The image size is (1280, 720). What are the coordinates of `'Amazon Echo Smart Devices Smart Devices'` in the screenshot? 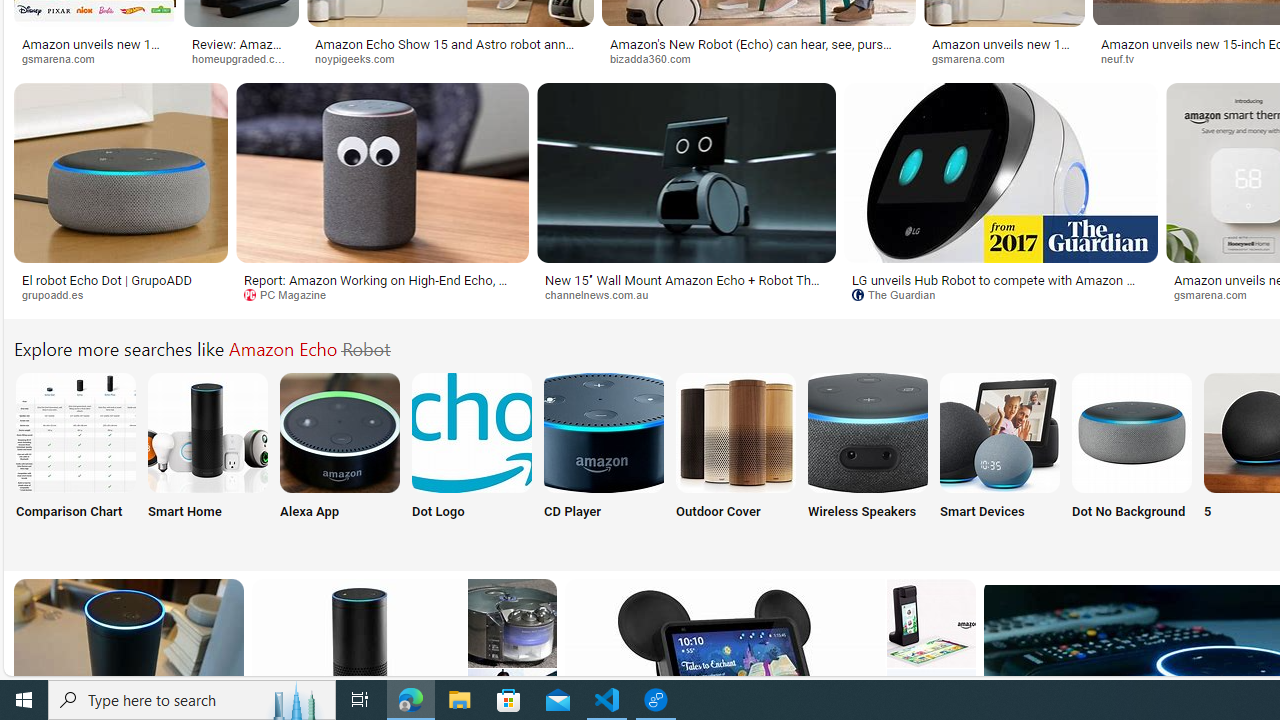 It's located at (999, 458).